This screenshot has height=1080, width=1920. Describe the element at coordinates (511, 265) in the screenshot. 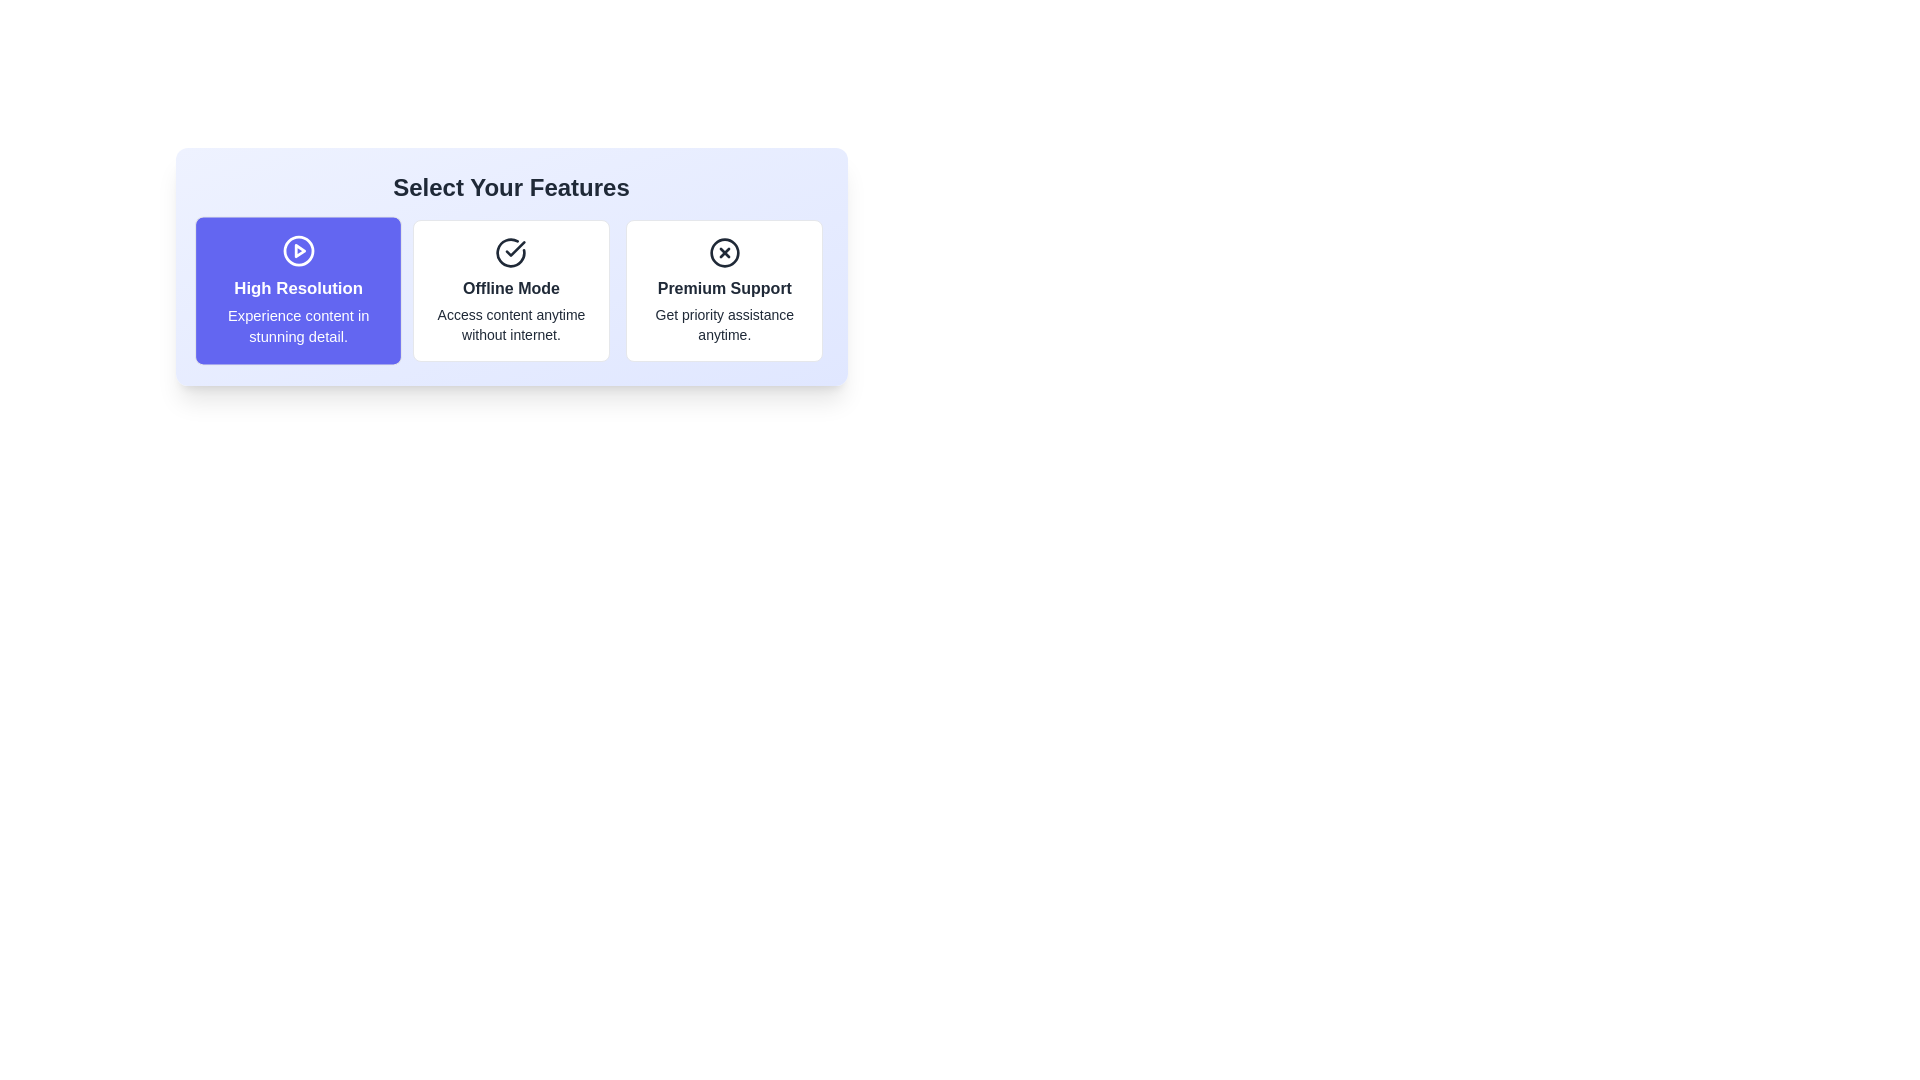

I see `the icons and descriptions of the feature cards in the section with the gradient background titled 'Select Your Features'` at that location.